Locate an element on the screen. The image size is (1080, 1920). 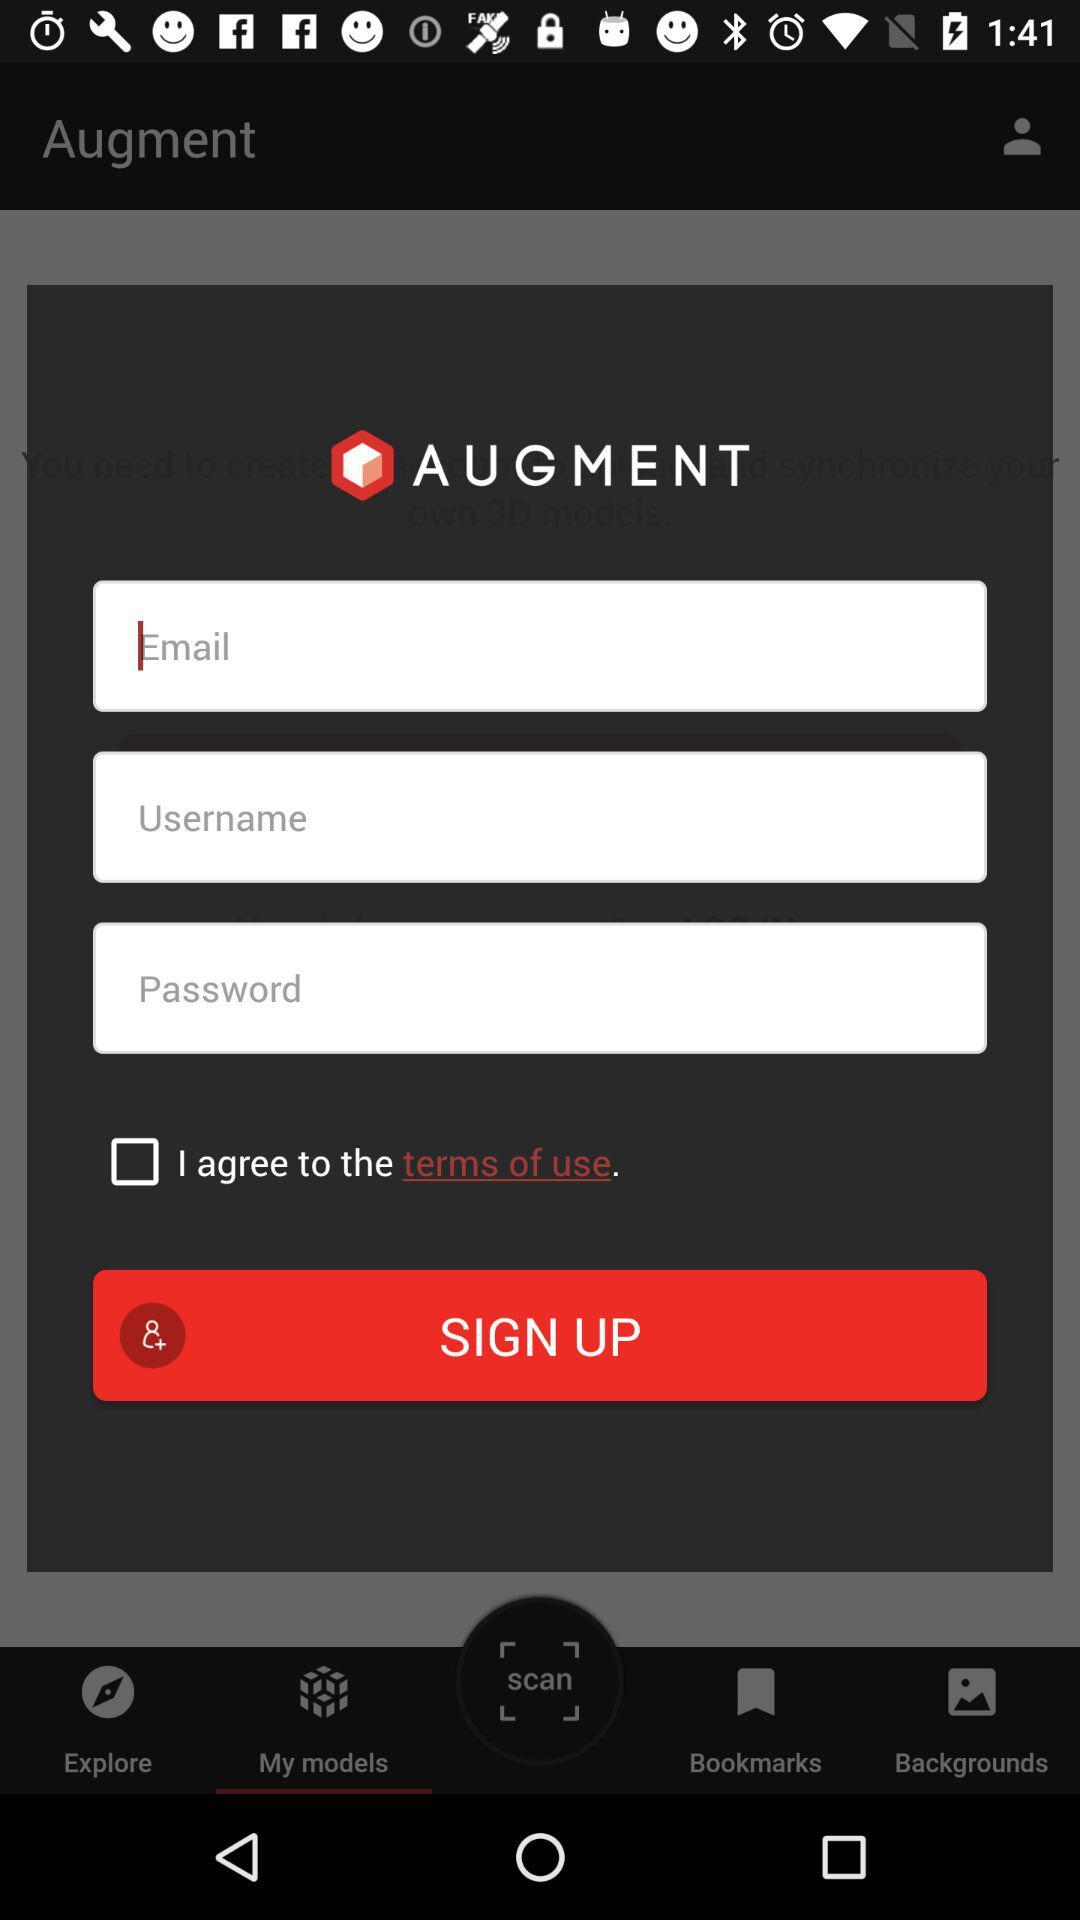
the box in order to accept and continue is located at coordinates (135, 1161).